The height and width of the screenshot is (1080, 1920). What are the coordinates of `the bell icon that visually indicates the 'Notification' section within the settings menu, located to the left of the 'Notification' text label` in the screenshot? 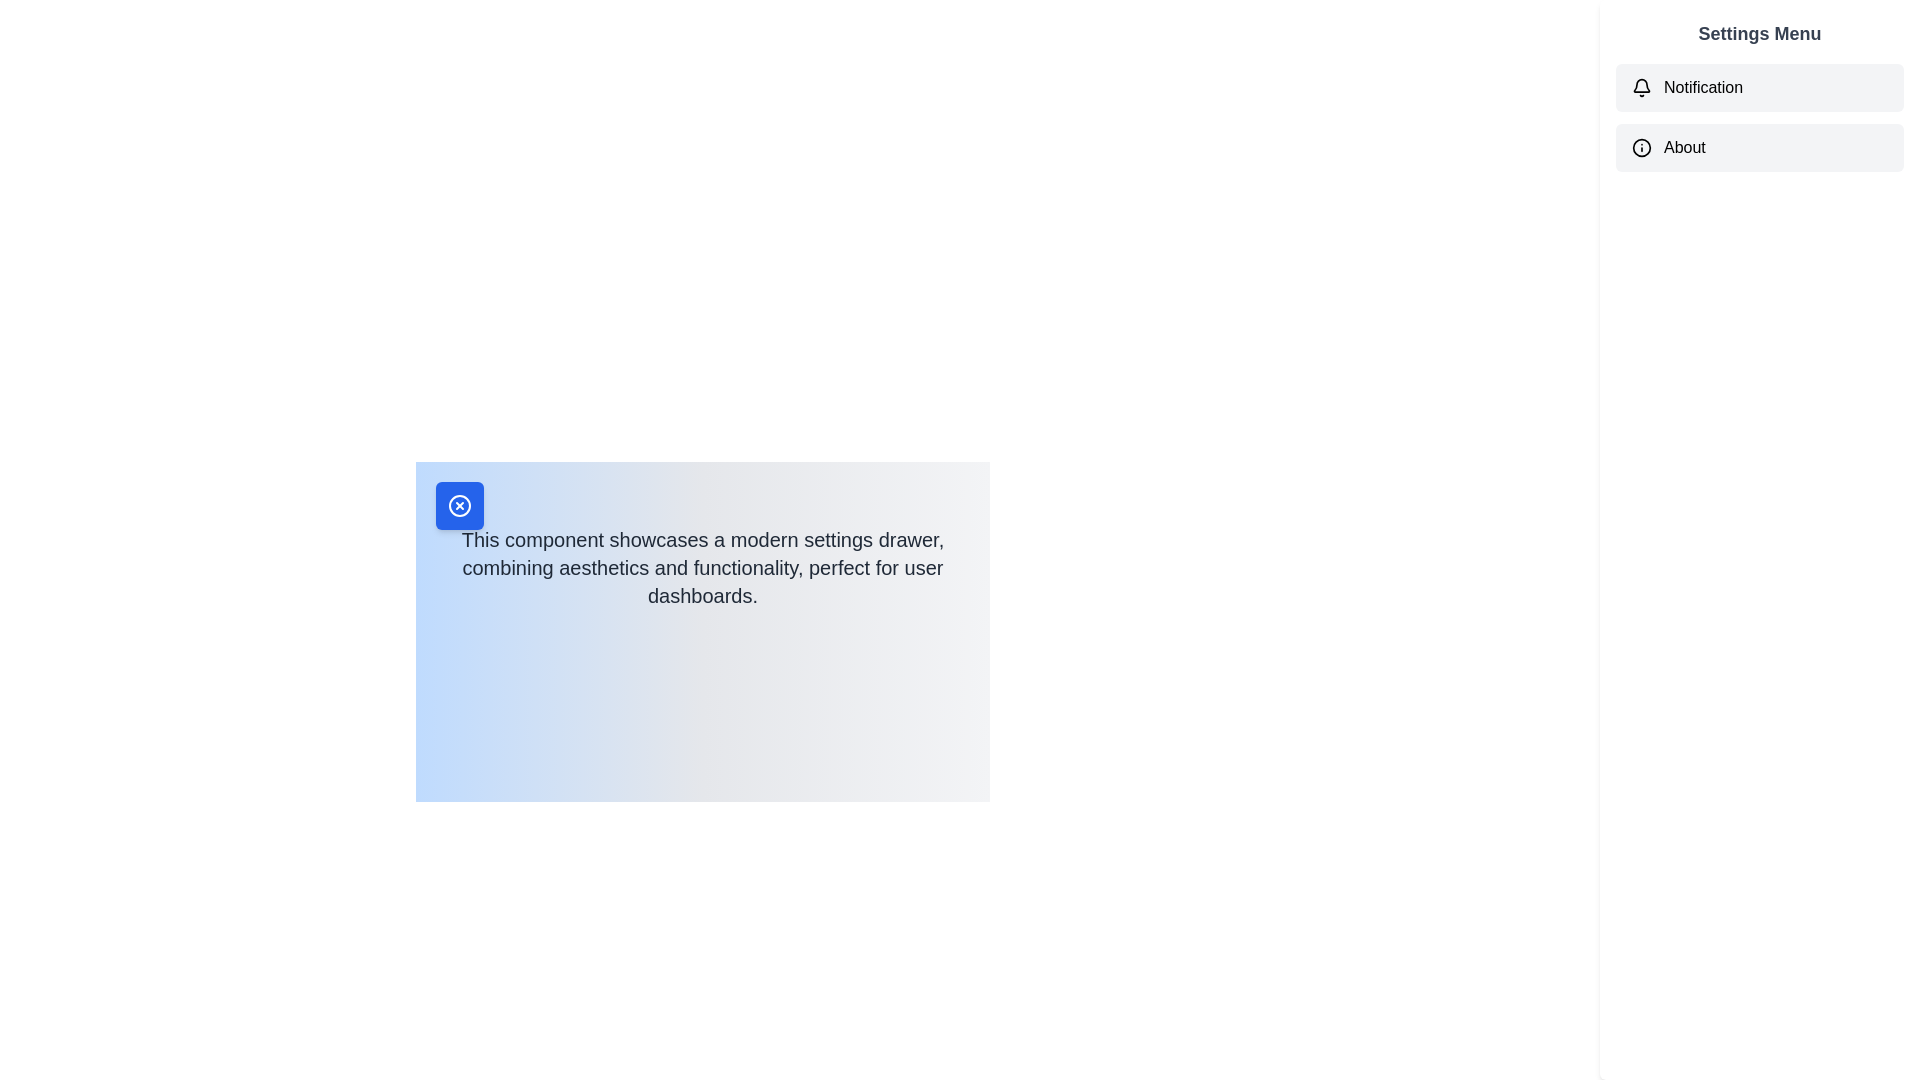 It's located at (1641, 87).